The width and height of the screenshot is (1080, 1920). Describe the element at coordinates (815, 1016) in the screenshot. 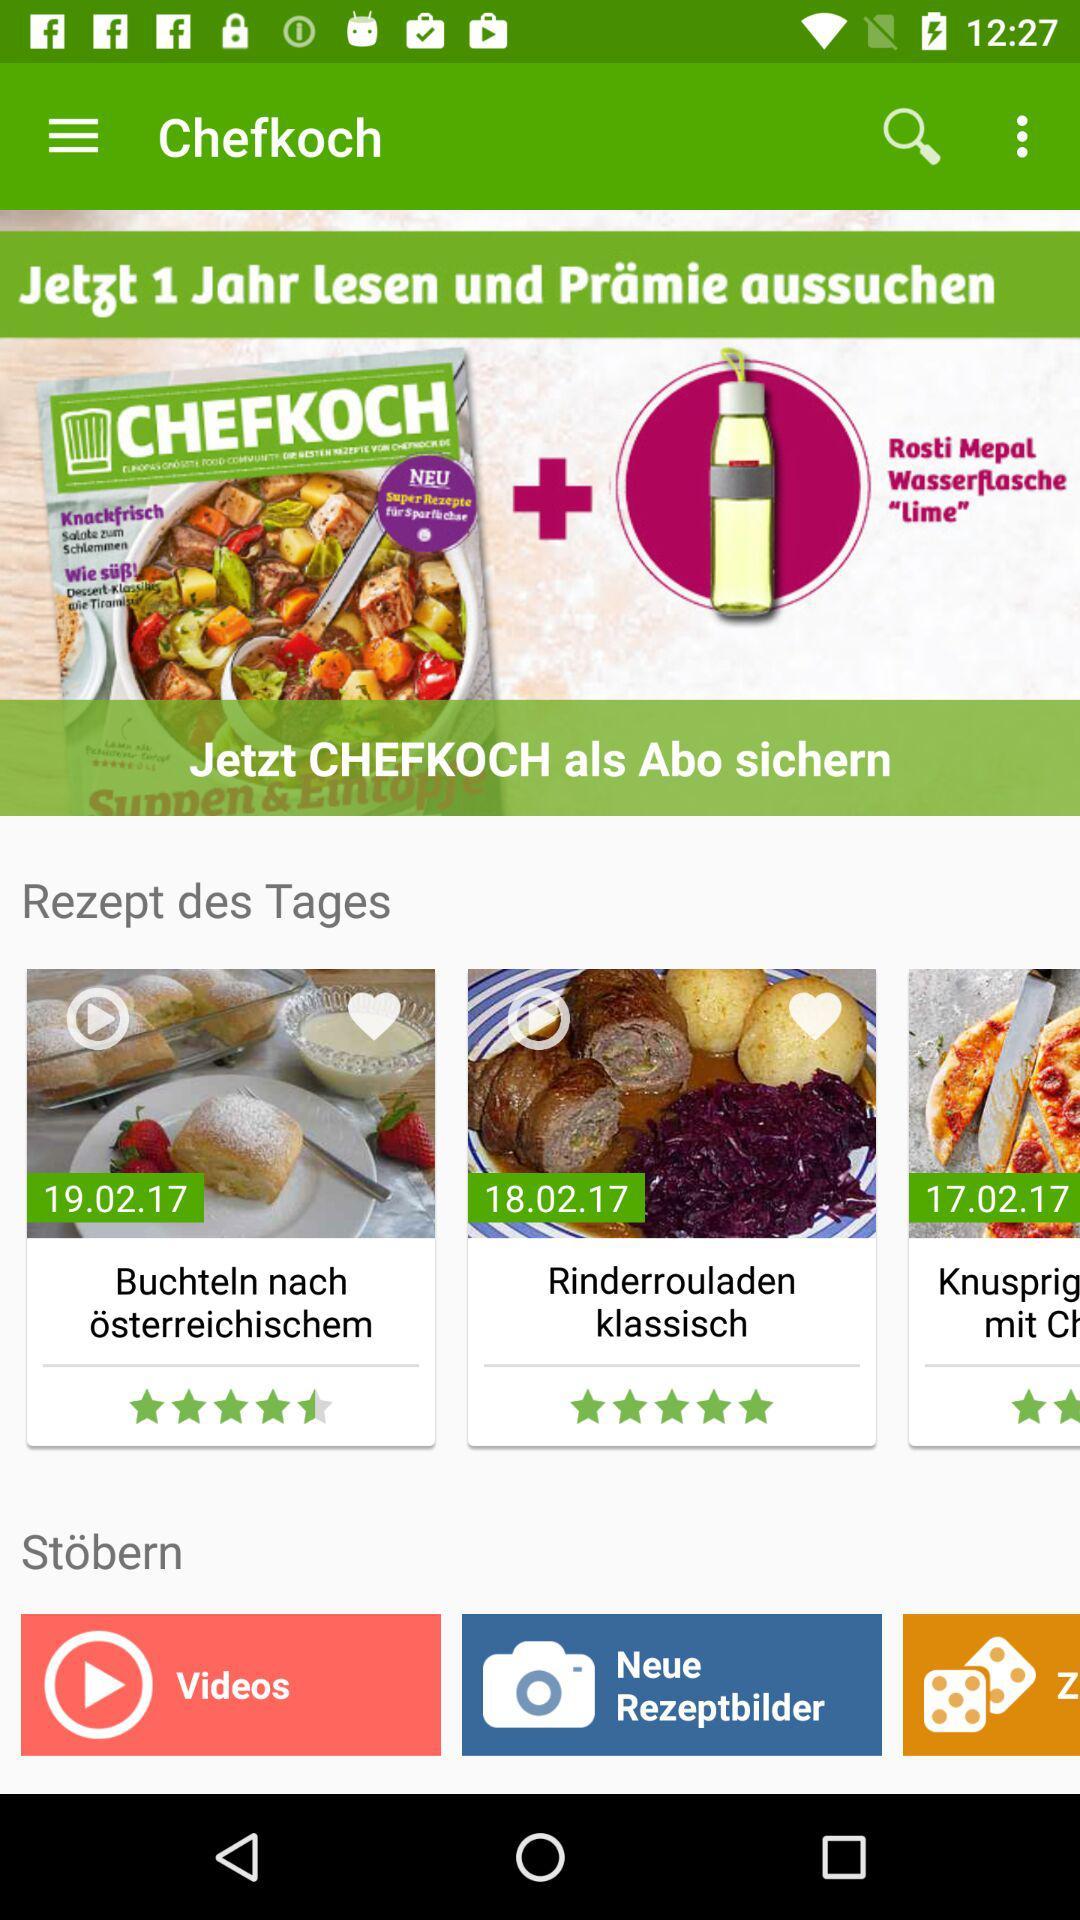

I see `the love symbol` at that location.